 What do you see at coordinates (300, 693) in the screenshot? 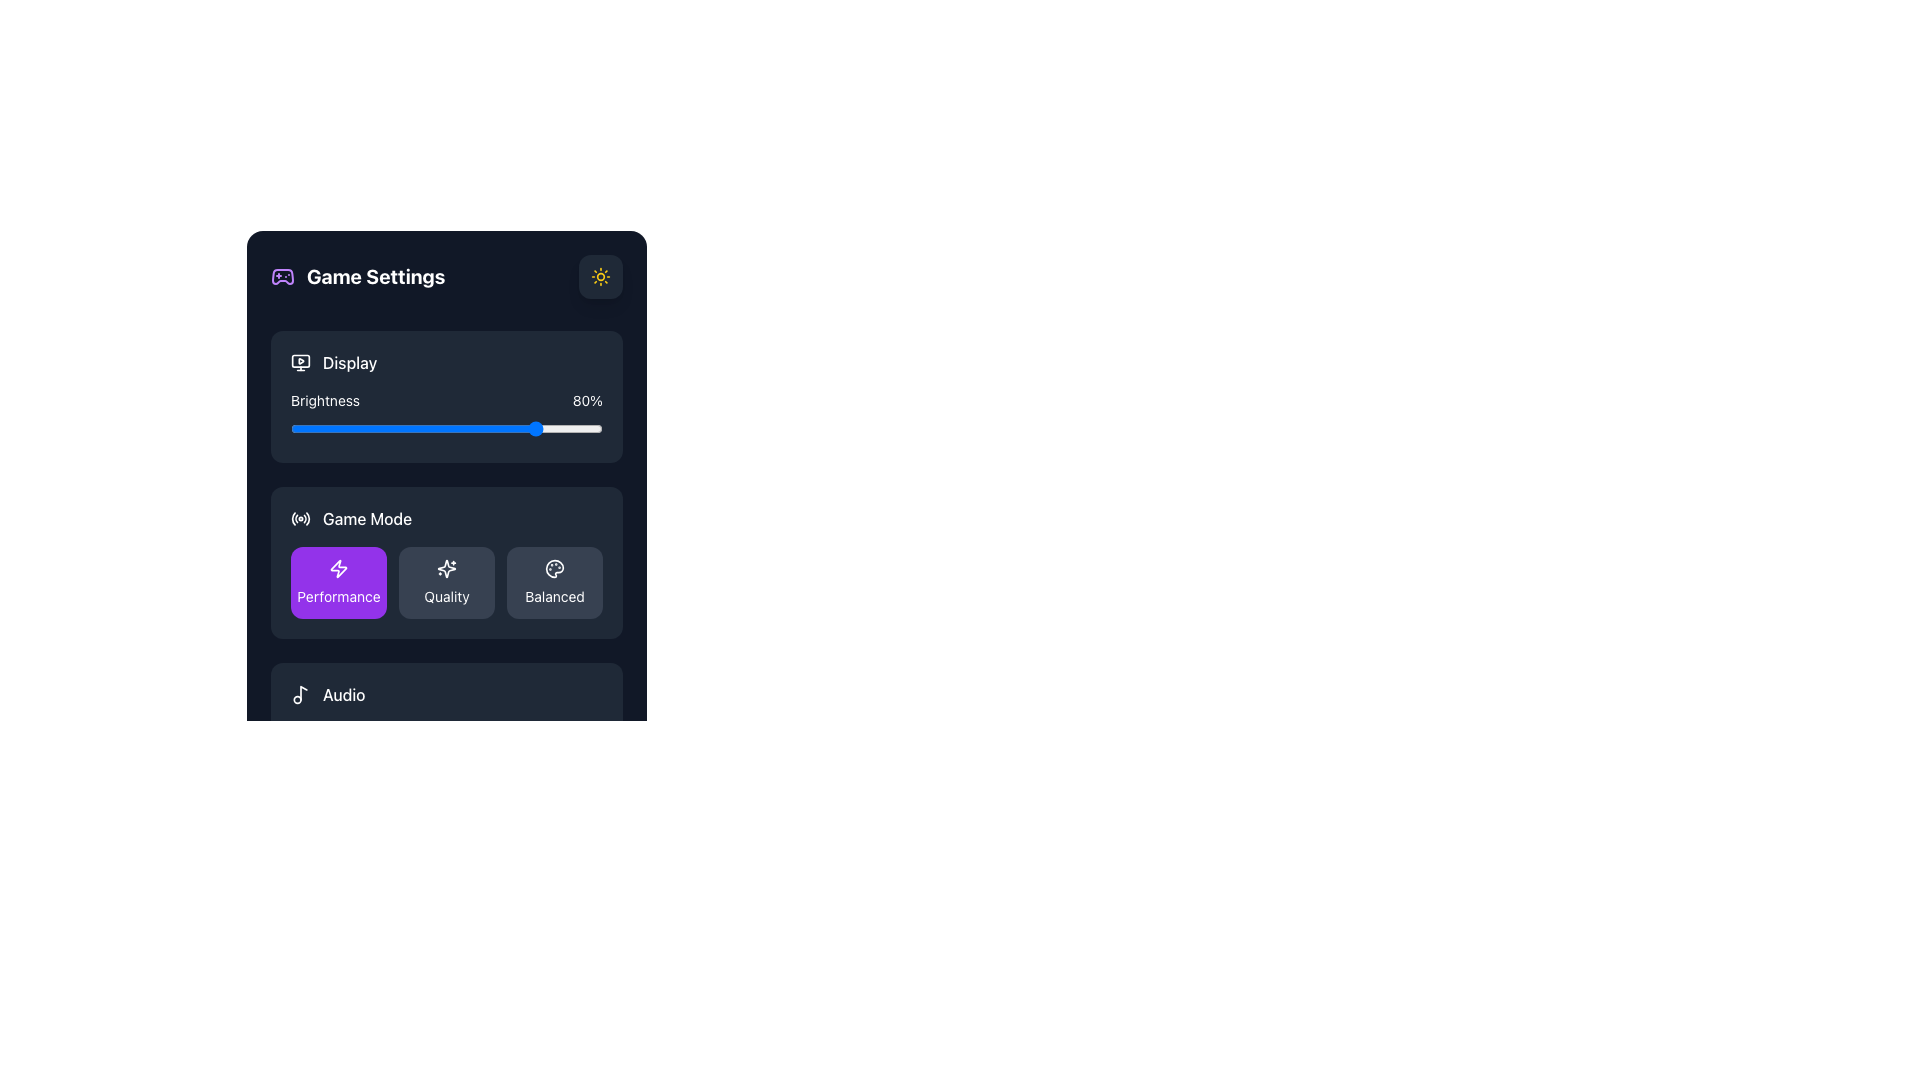
I see `the musical note icon located to the far left of the 'Audio' text within the 'Game Settings' interface` at bounding box center [300, 693].